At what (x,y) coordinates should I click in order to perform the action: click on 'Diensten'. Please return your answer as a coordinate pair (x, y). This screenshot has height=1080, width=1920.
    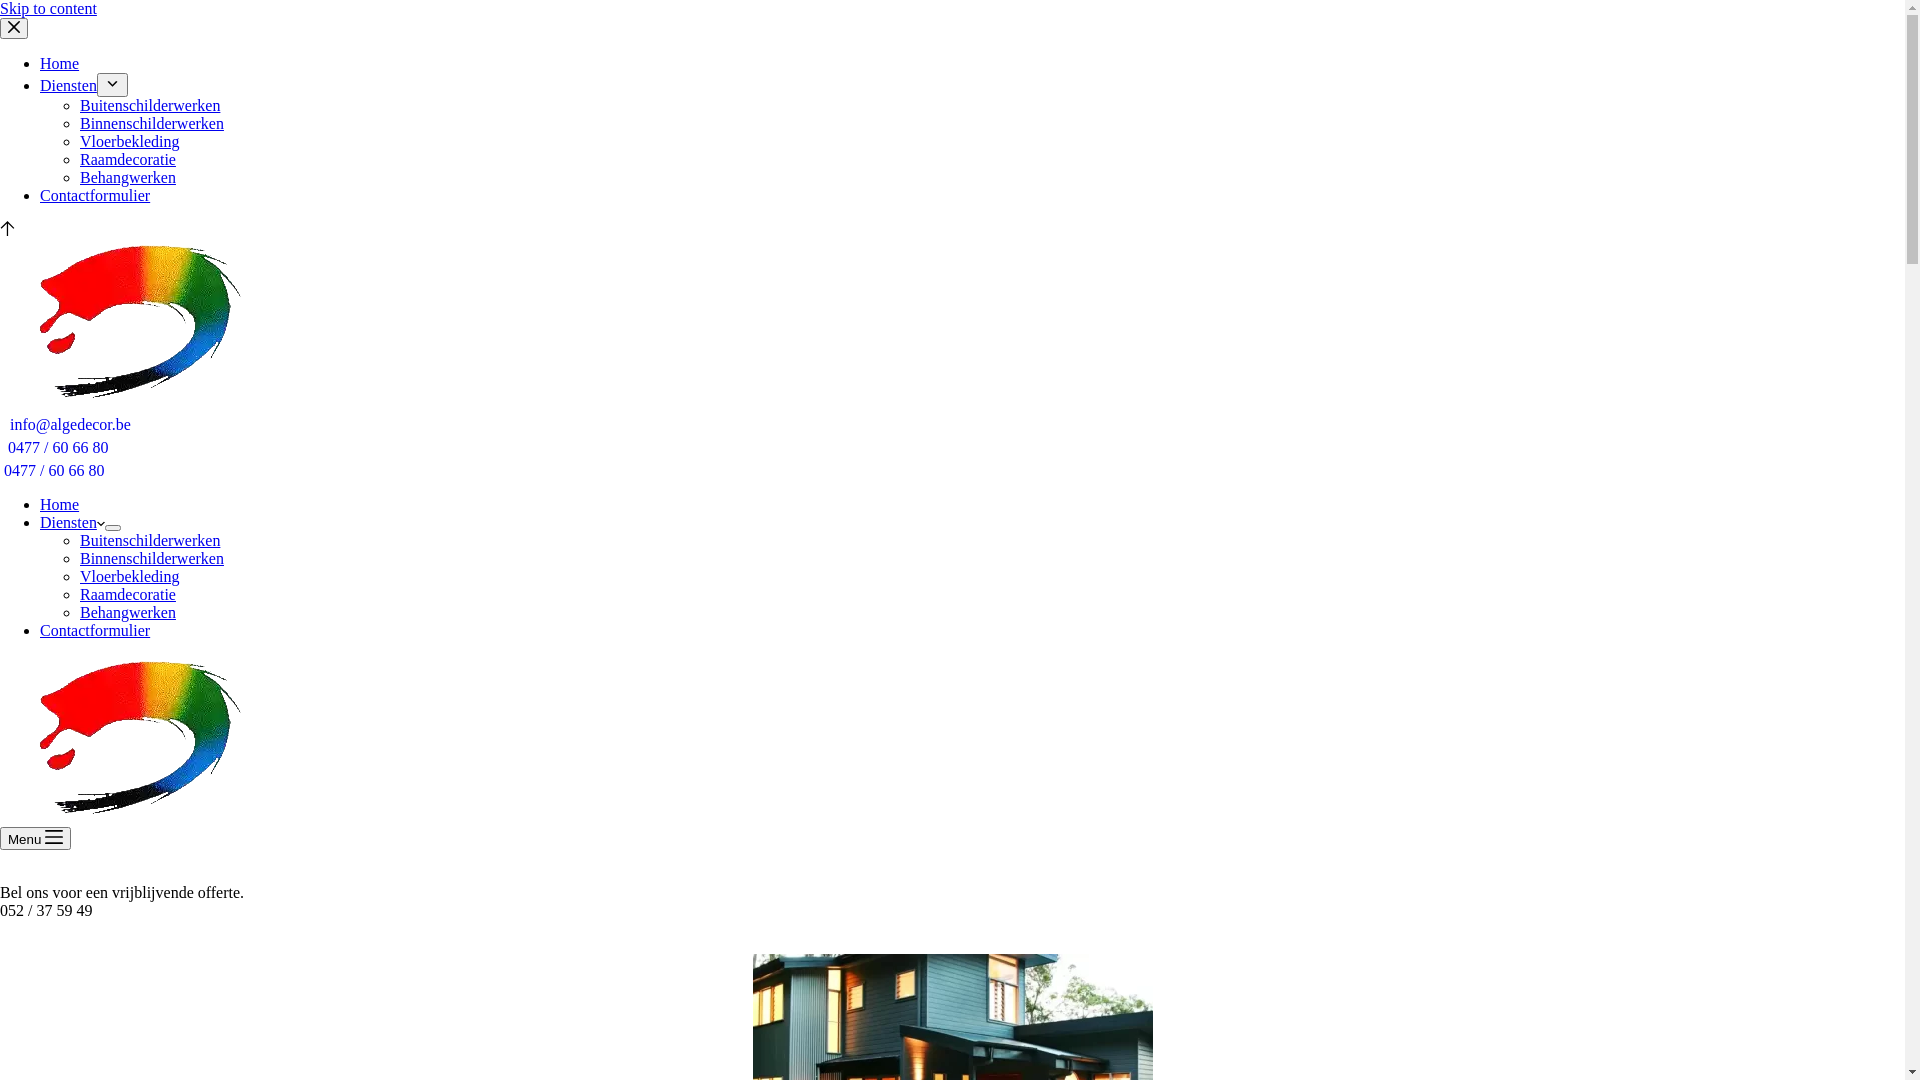
    Looking at the image, I should click on (72, 521).